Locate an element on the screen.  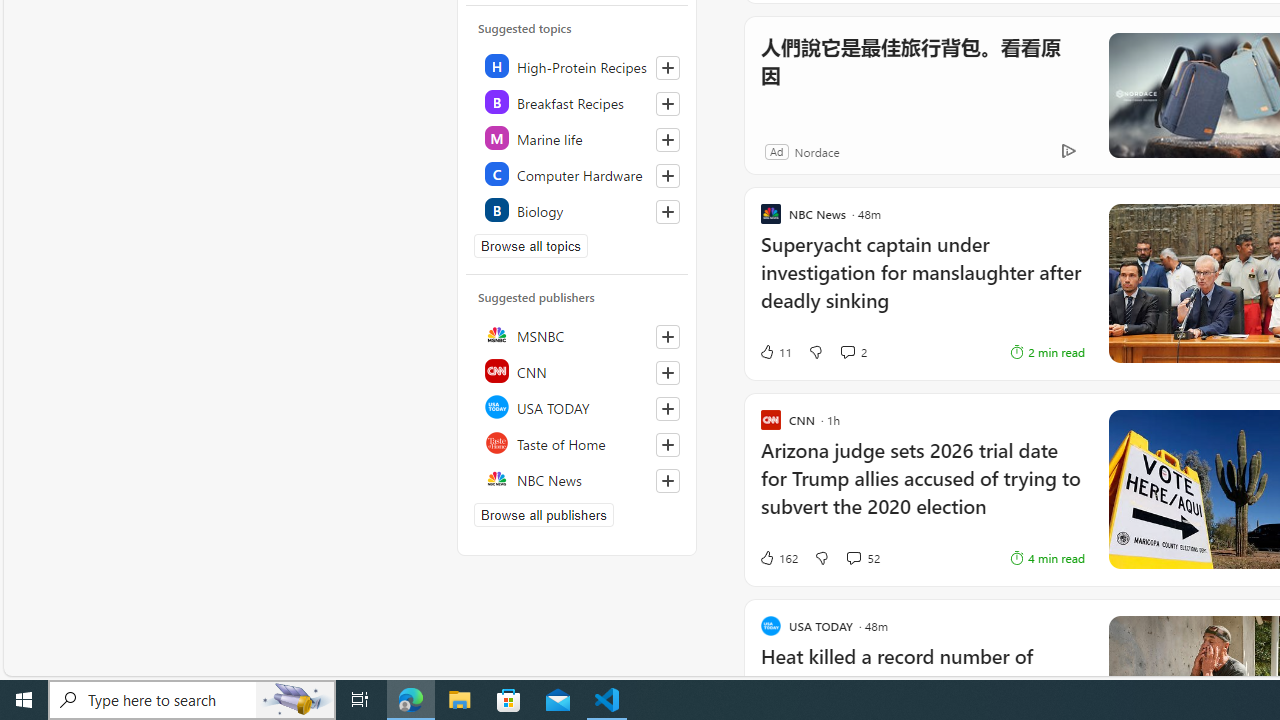
'11 Like' is located at coordinates (774, 351).